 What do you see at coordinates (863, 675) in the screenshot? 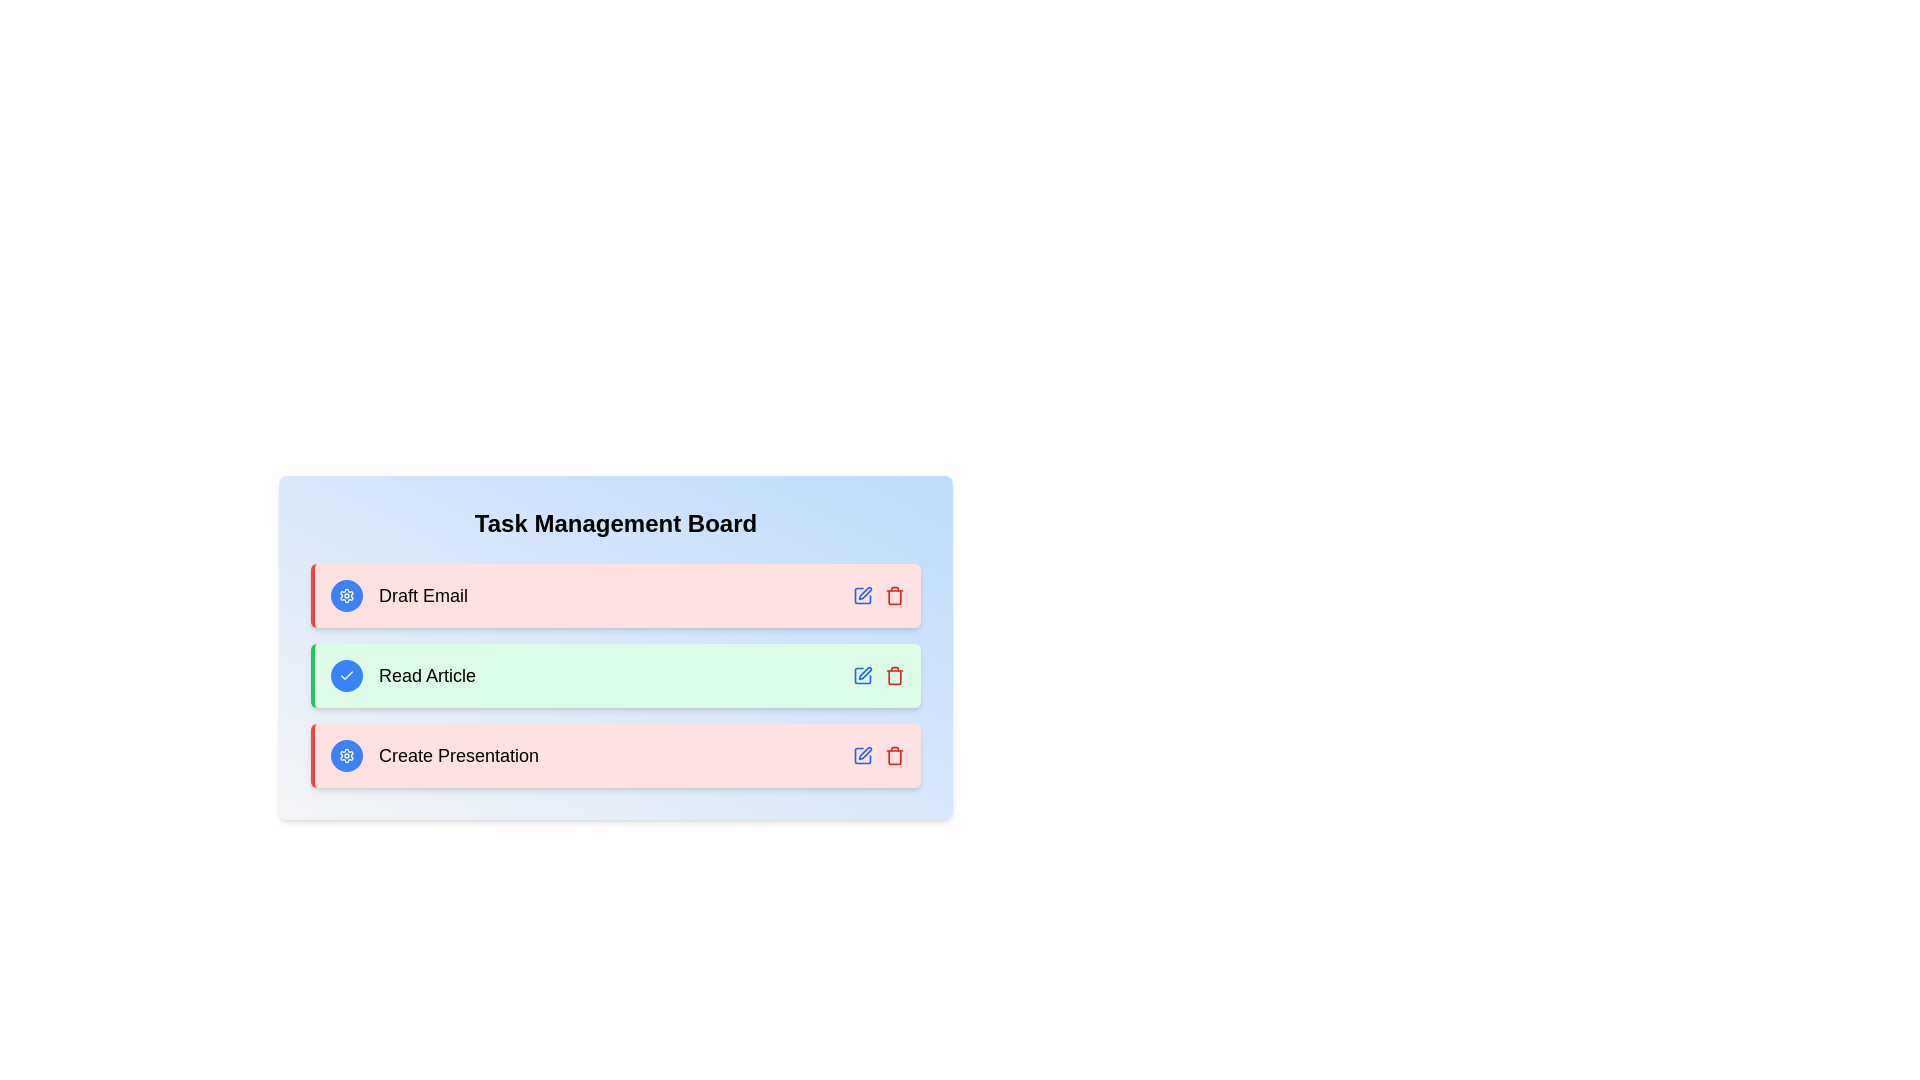
I see `the edit button for the task 'Read Article'` at bounding box center [863, 675].